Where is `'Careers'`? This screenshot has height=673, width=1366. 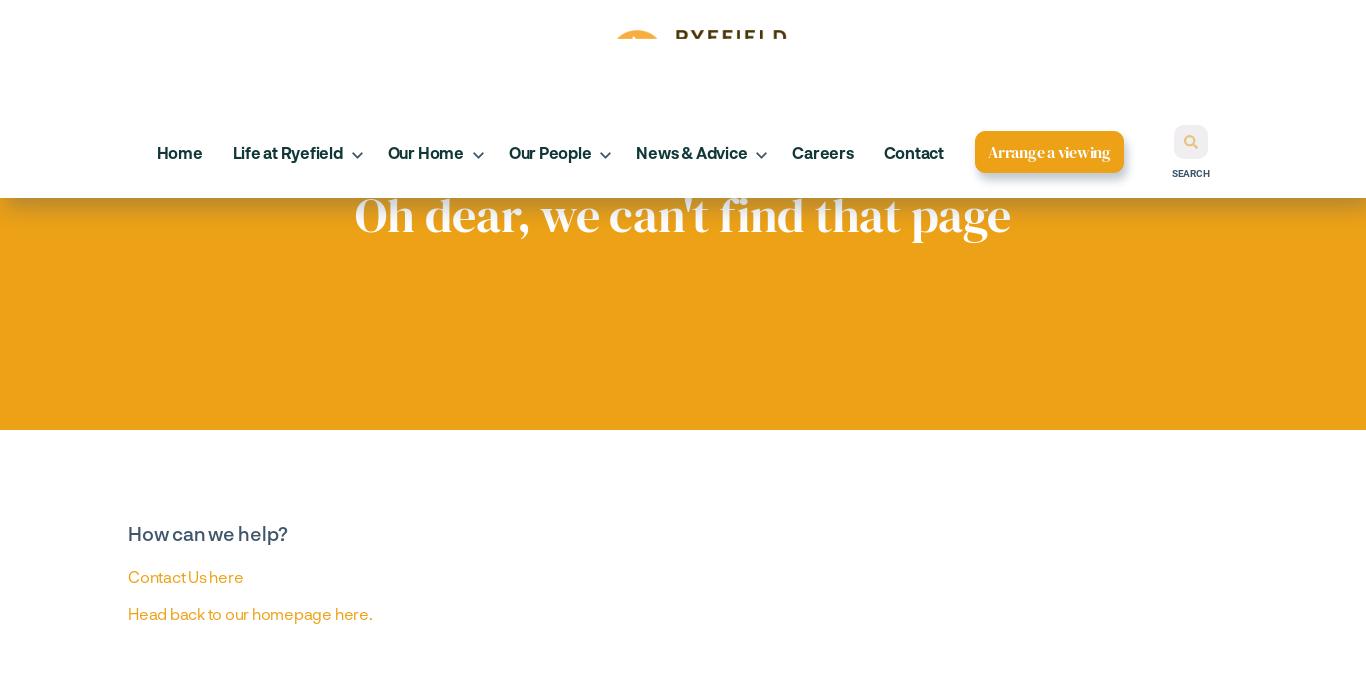
'Careers' is located at coordinates (821, 151).